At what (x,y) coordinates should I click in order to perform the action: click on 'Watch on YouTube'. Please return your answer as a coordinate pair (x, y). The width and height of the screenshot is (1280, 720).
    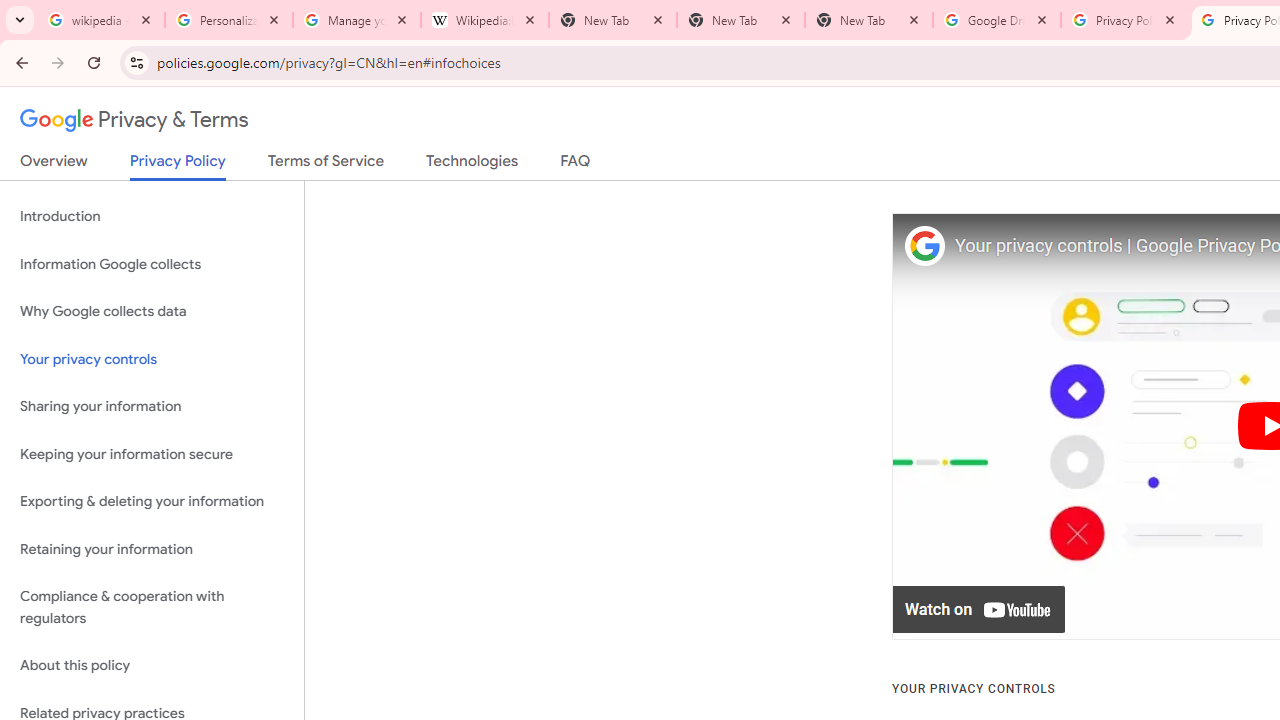
    Looking at the image, I should click on (979, 609).